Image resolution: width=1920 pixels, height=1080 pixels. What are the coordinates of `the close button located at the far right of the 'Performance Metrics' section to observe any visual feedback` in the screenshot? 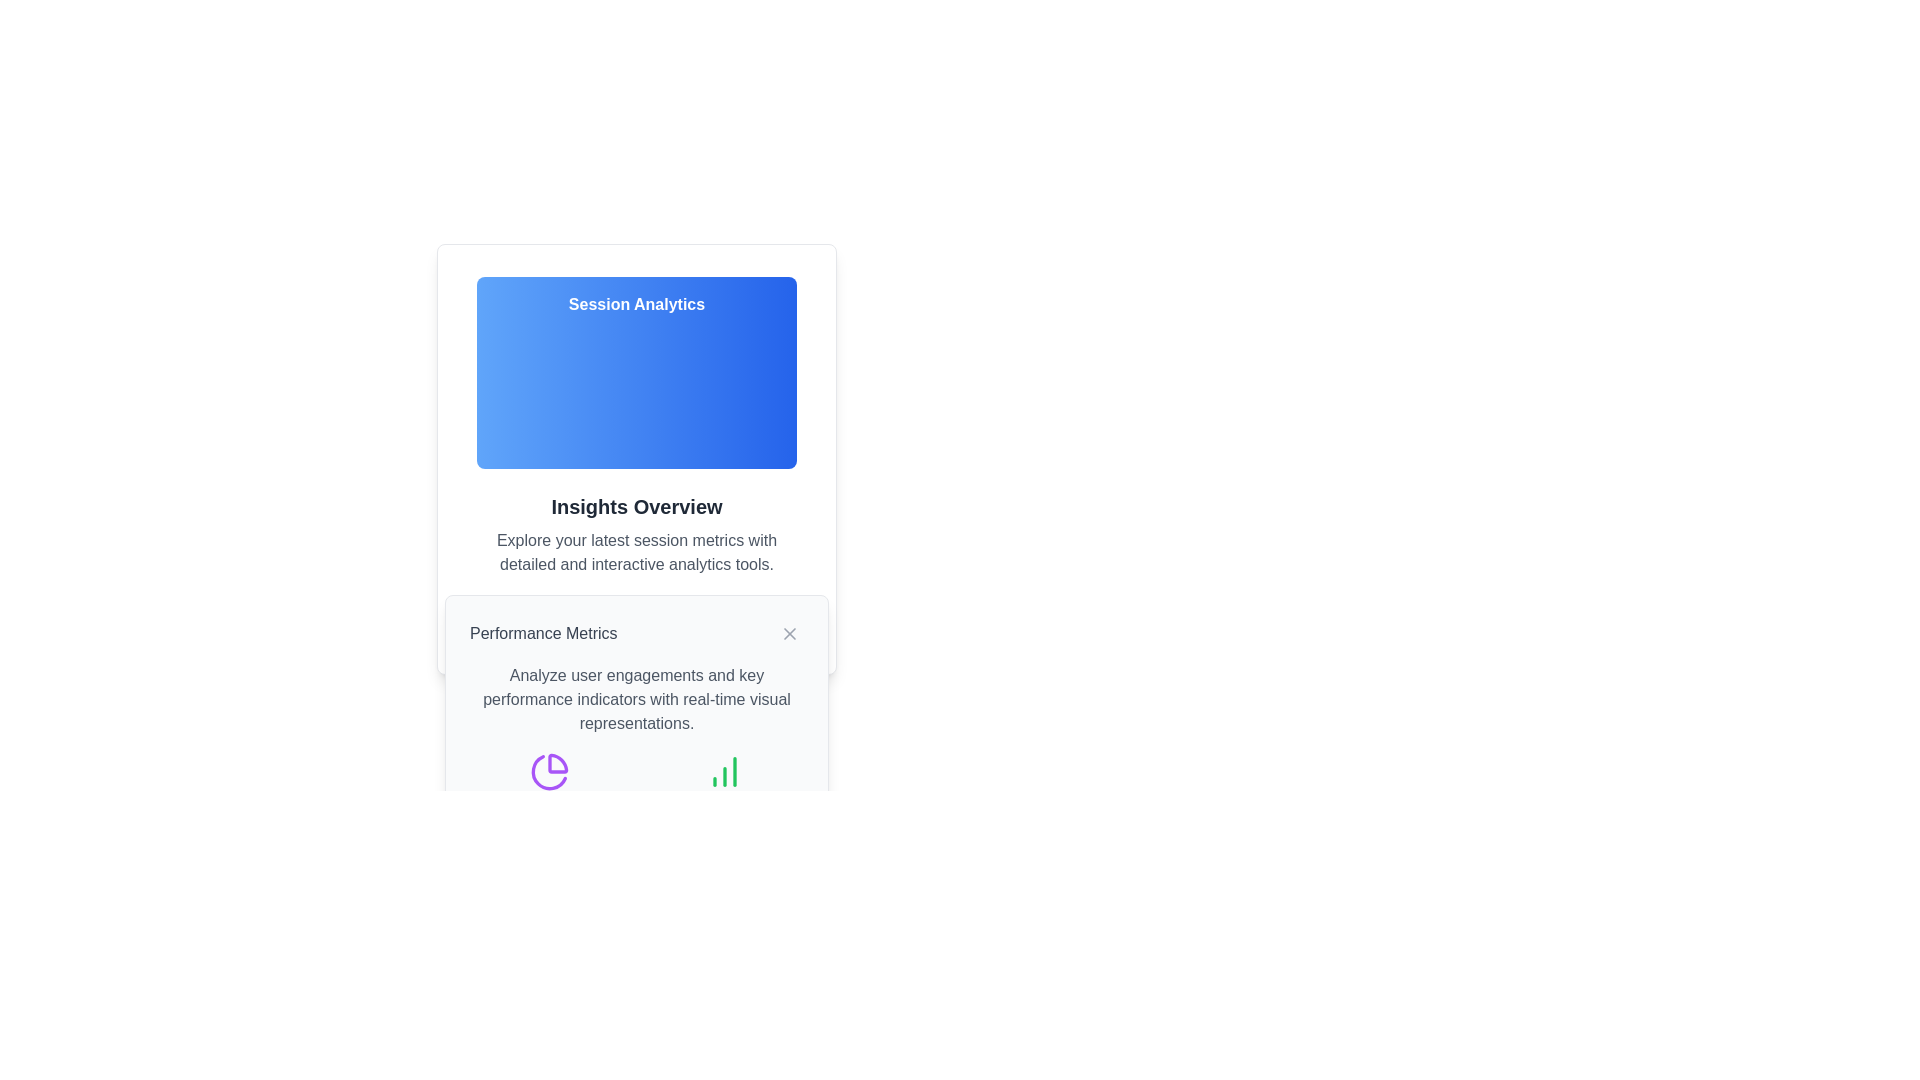 It's located at (789, 633).